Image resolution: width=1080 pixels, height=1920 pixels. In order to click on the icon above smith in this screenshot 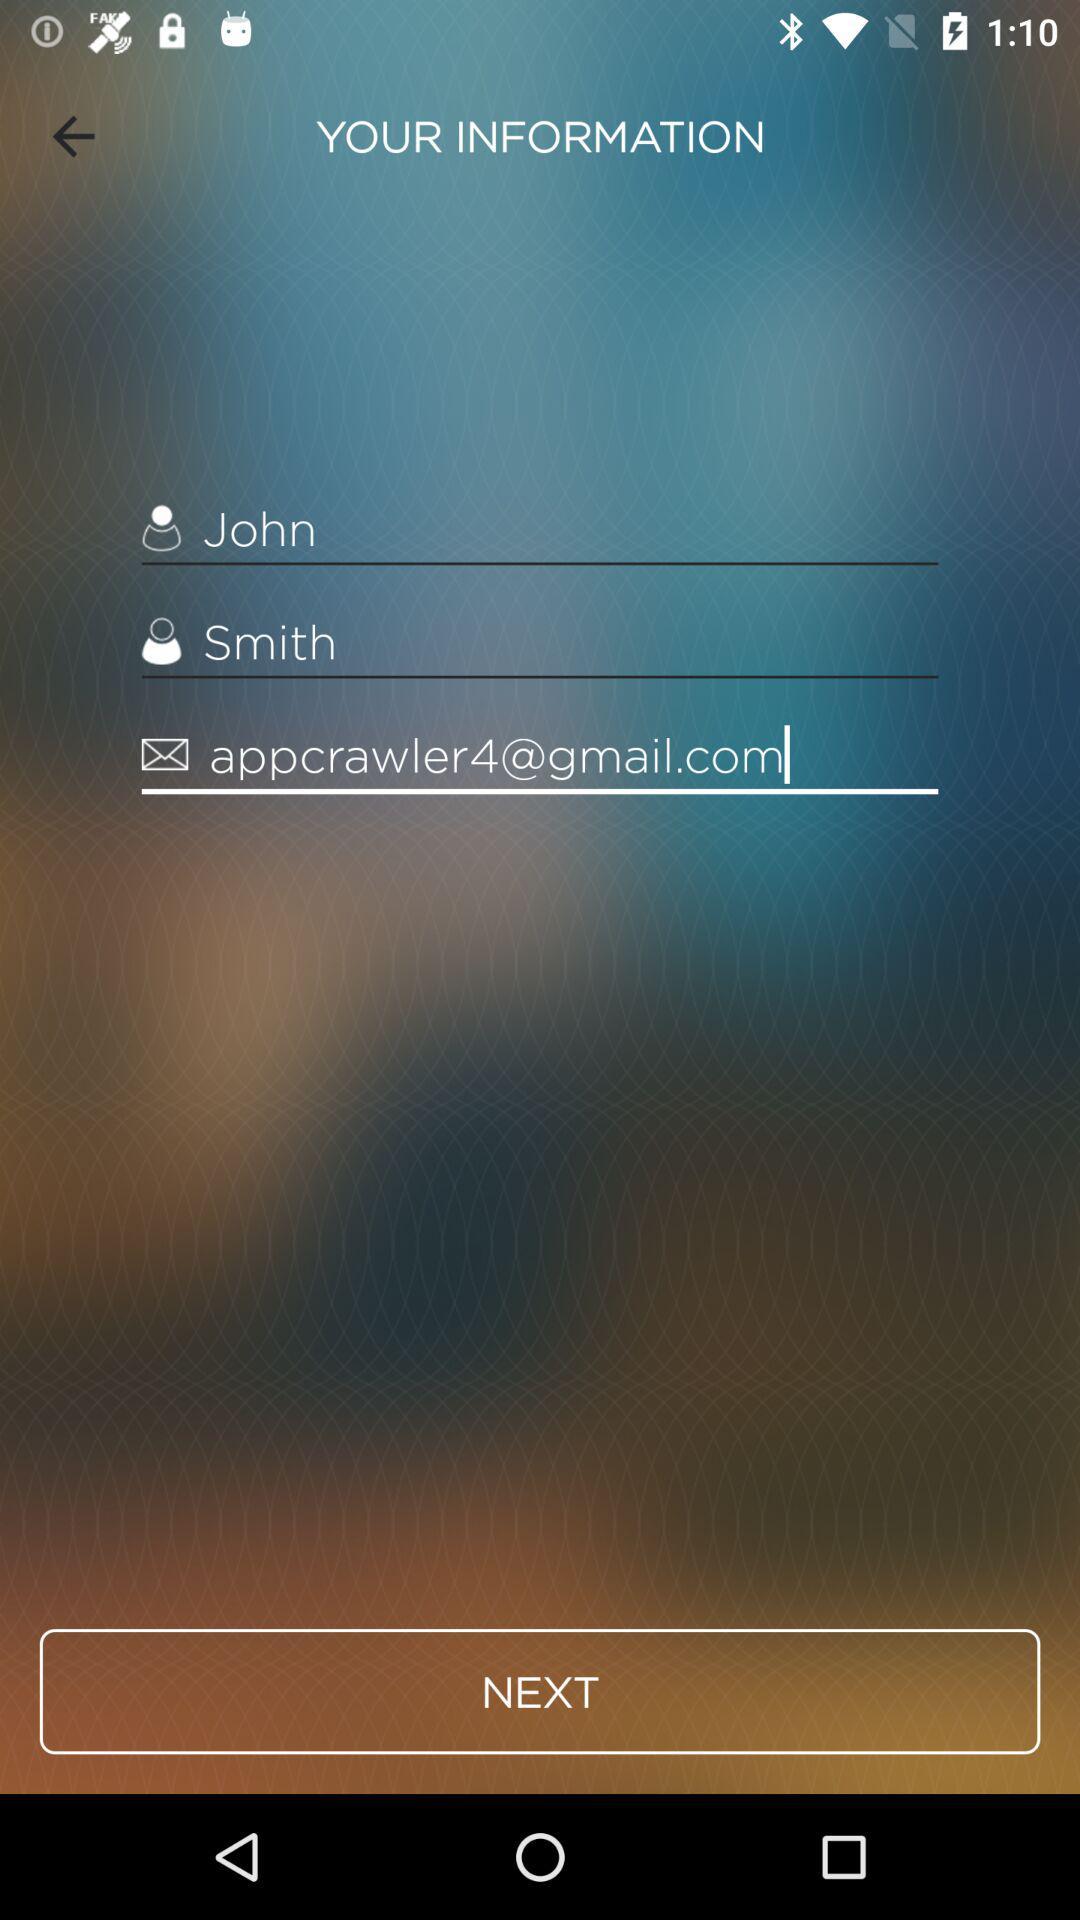, I will do `click(540, 529)`.